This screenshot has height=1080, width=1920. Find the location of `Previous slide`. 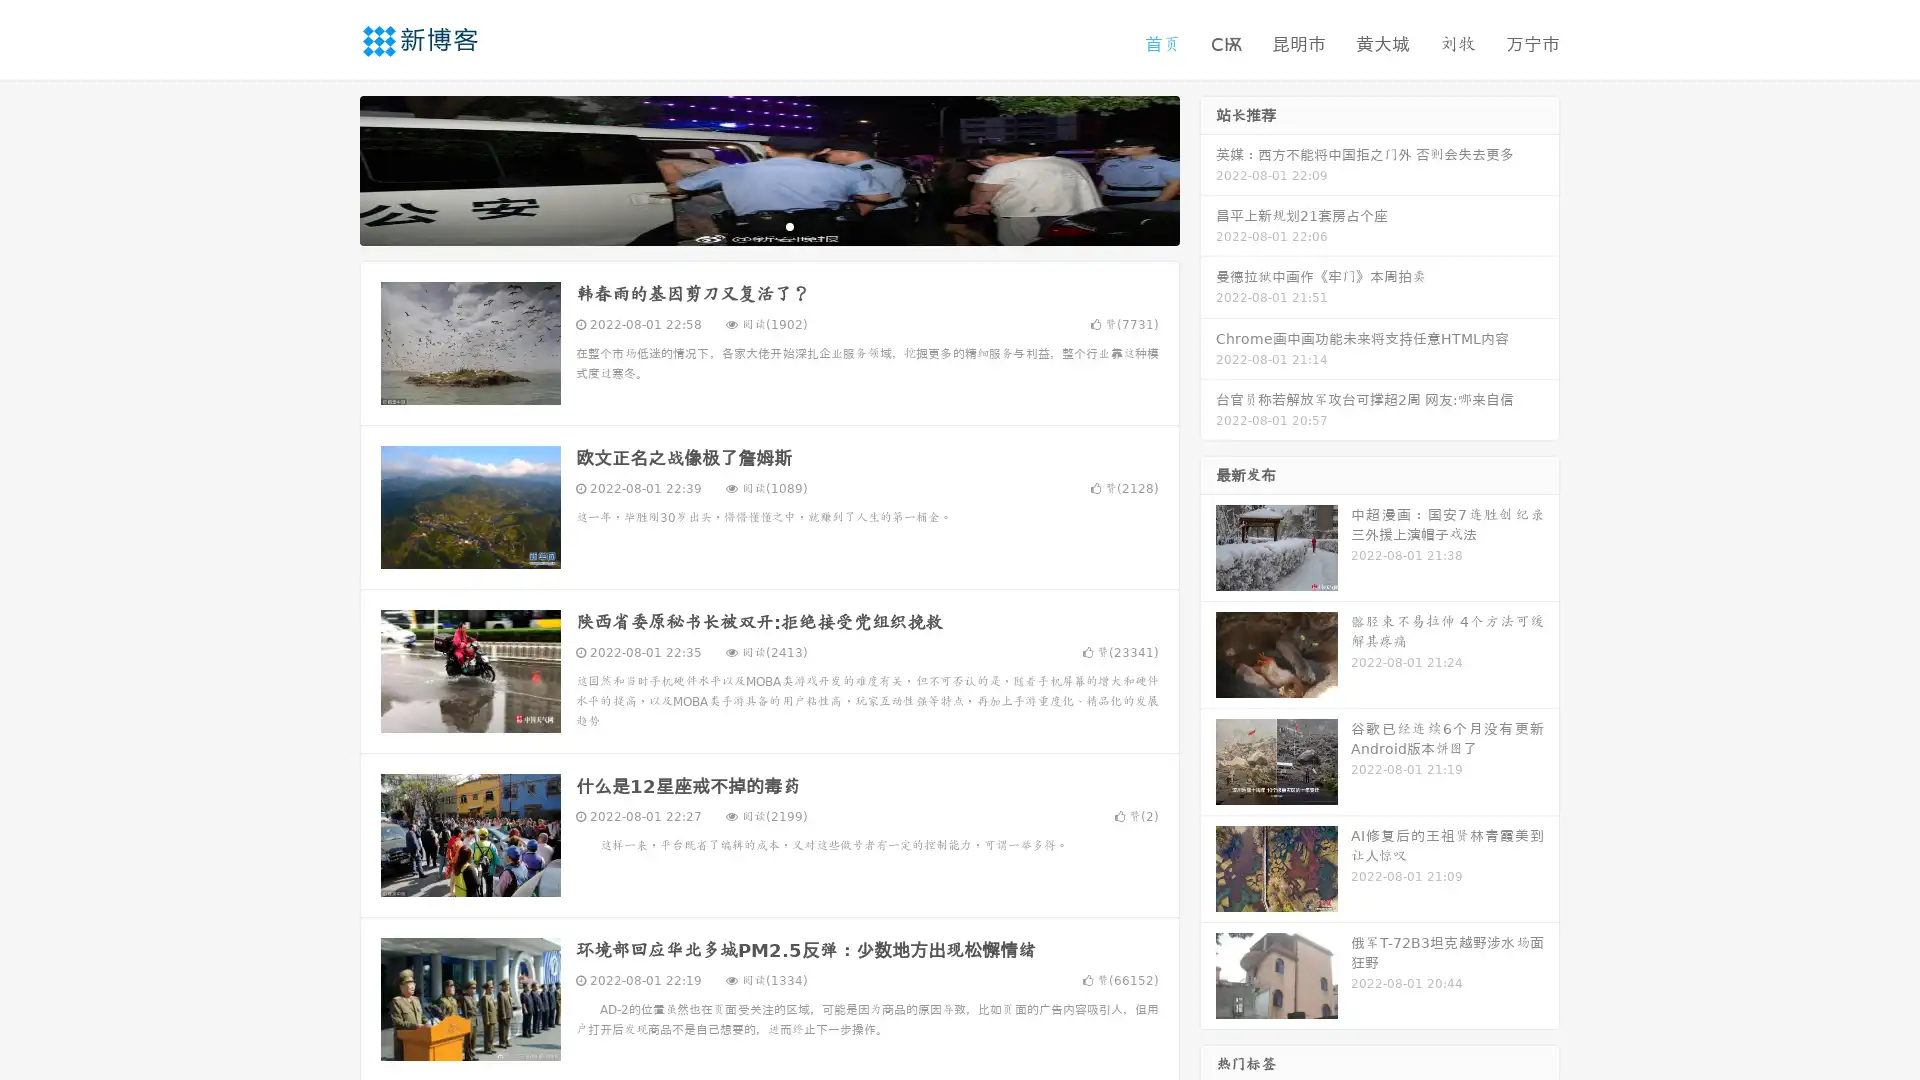

Previous slide is located at coordinates (330, 168).